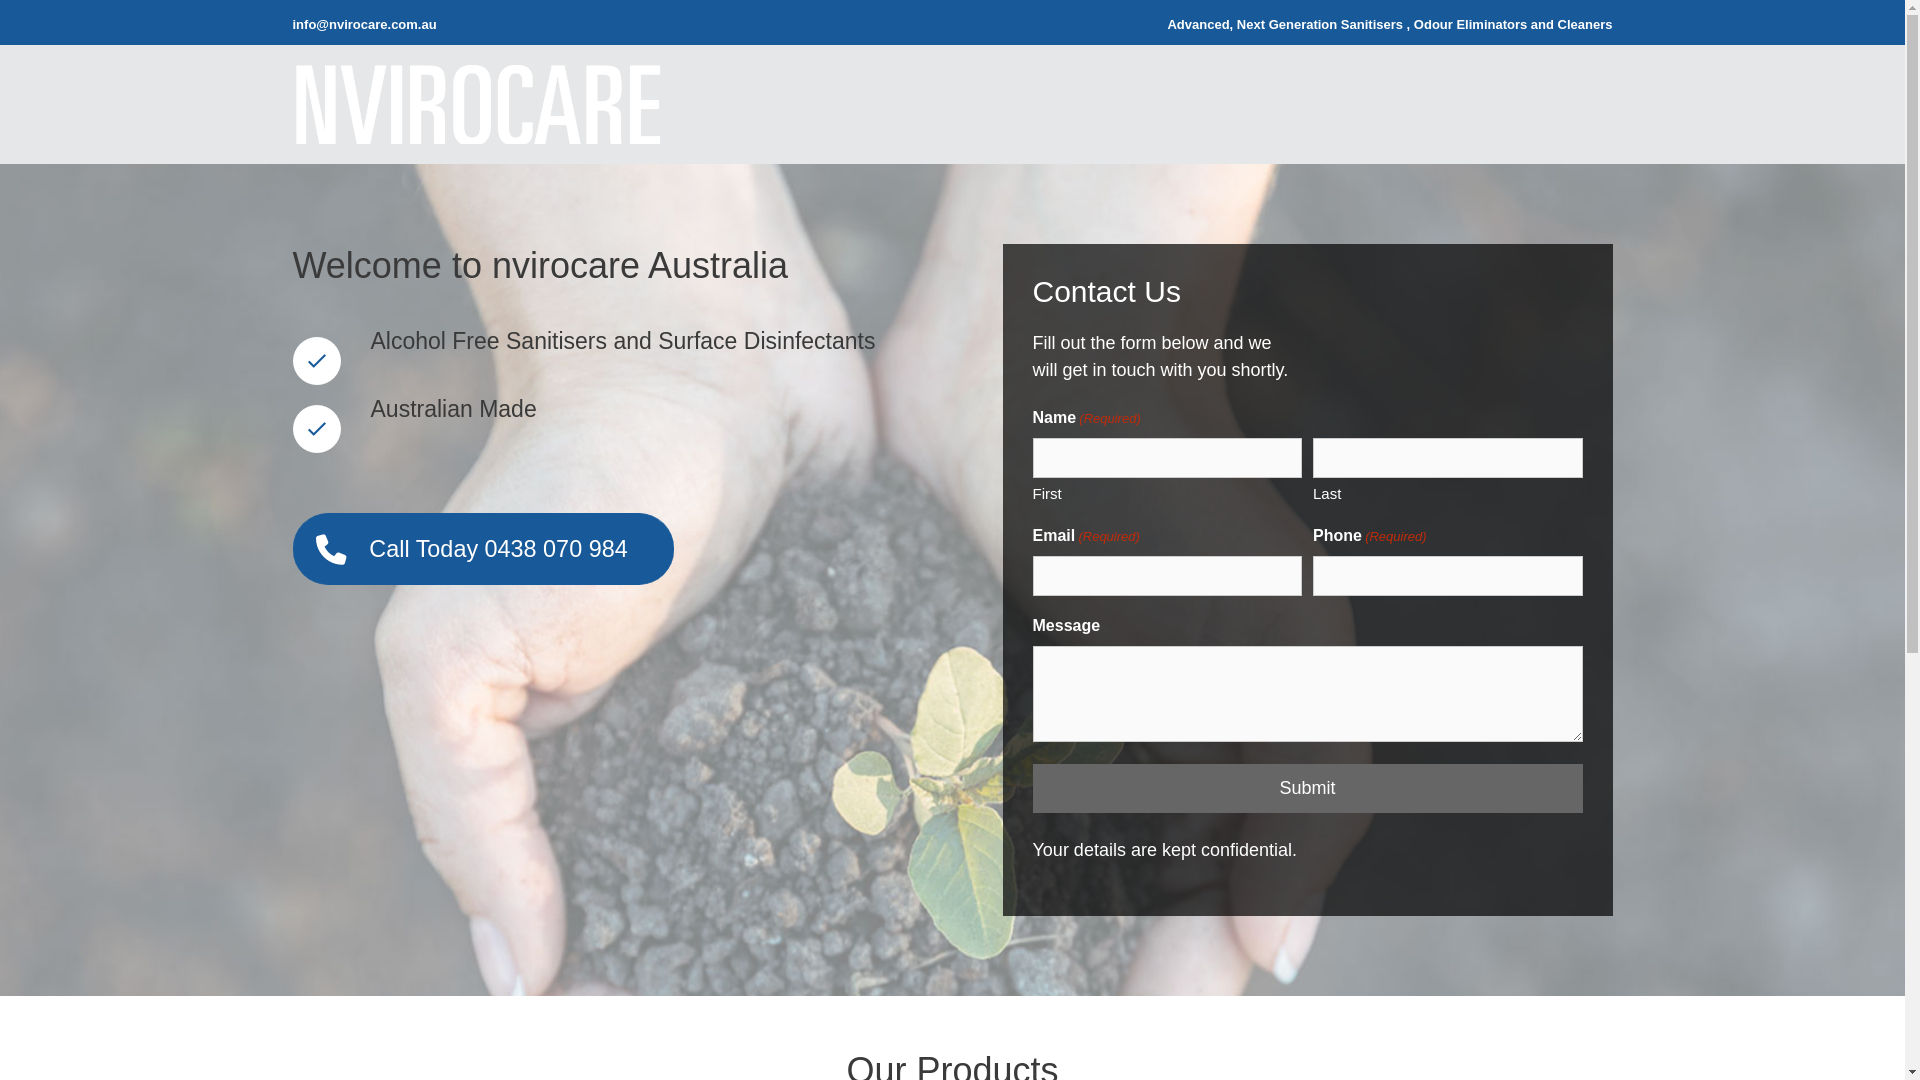  What do you see at coordinates (315, 361) in the screenshot?
I see `'Alcohol Free Sanitisers and Surface Disinfectants'` at bounding box center [315, 361].